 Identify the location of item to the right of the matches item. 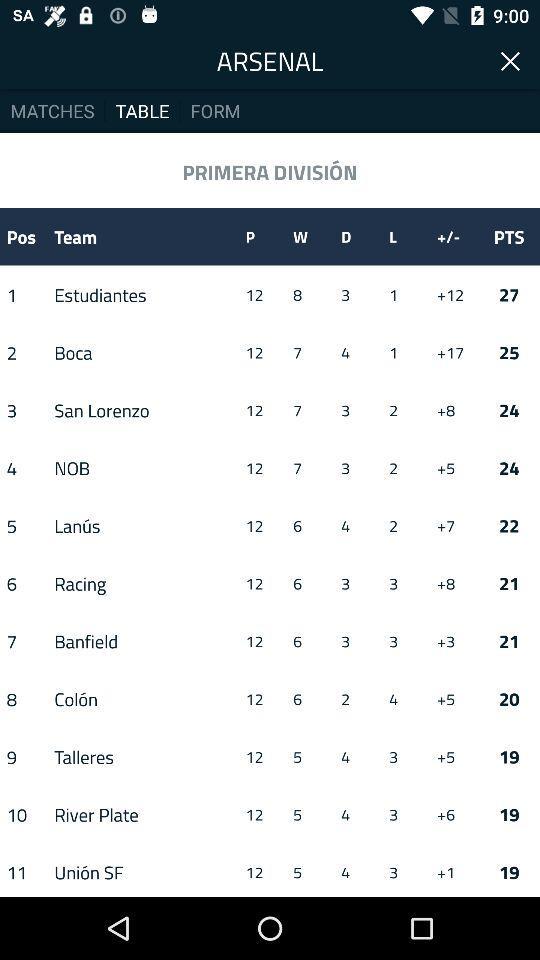
(141, 110).